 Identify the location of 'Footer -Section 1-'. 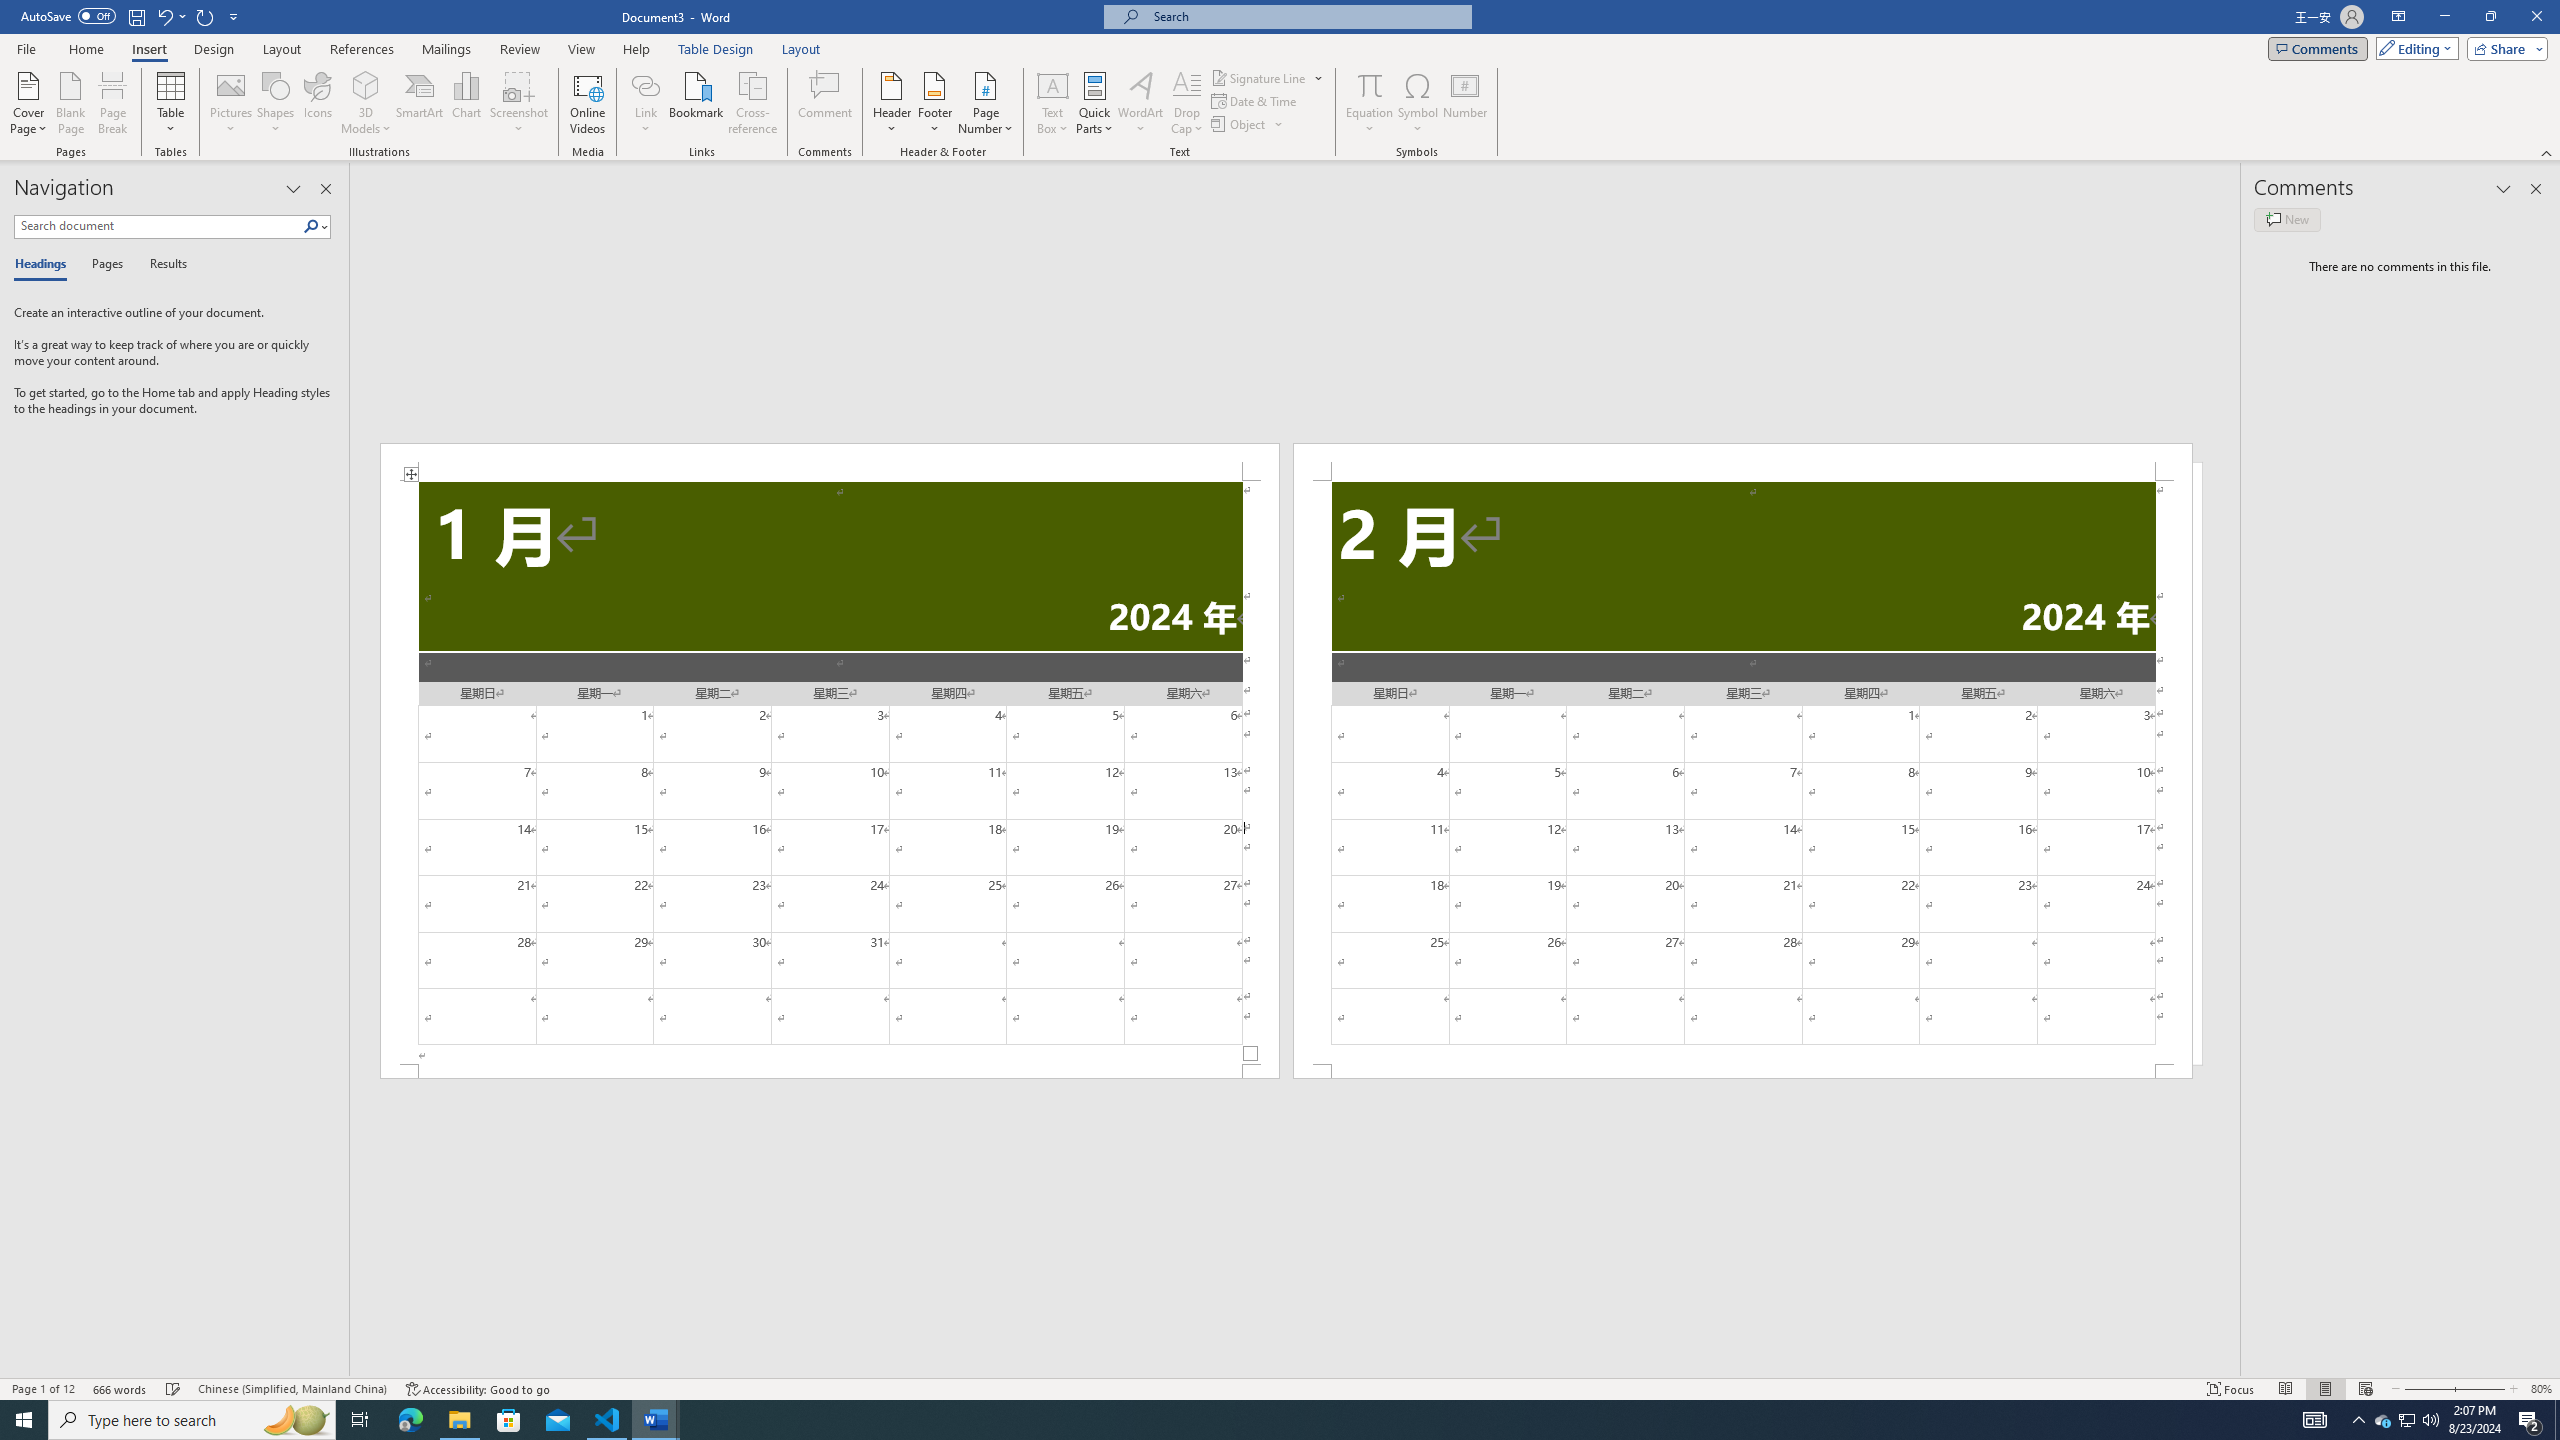
(828, 1071).